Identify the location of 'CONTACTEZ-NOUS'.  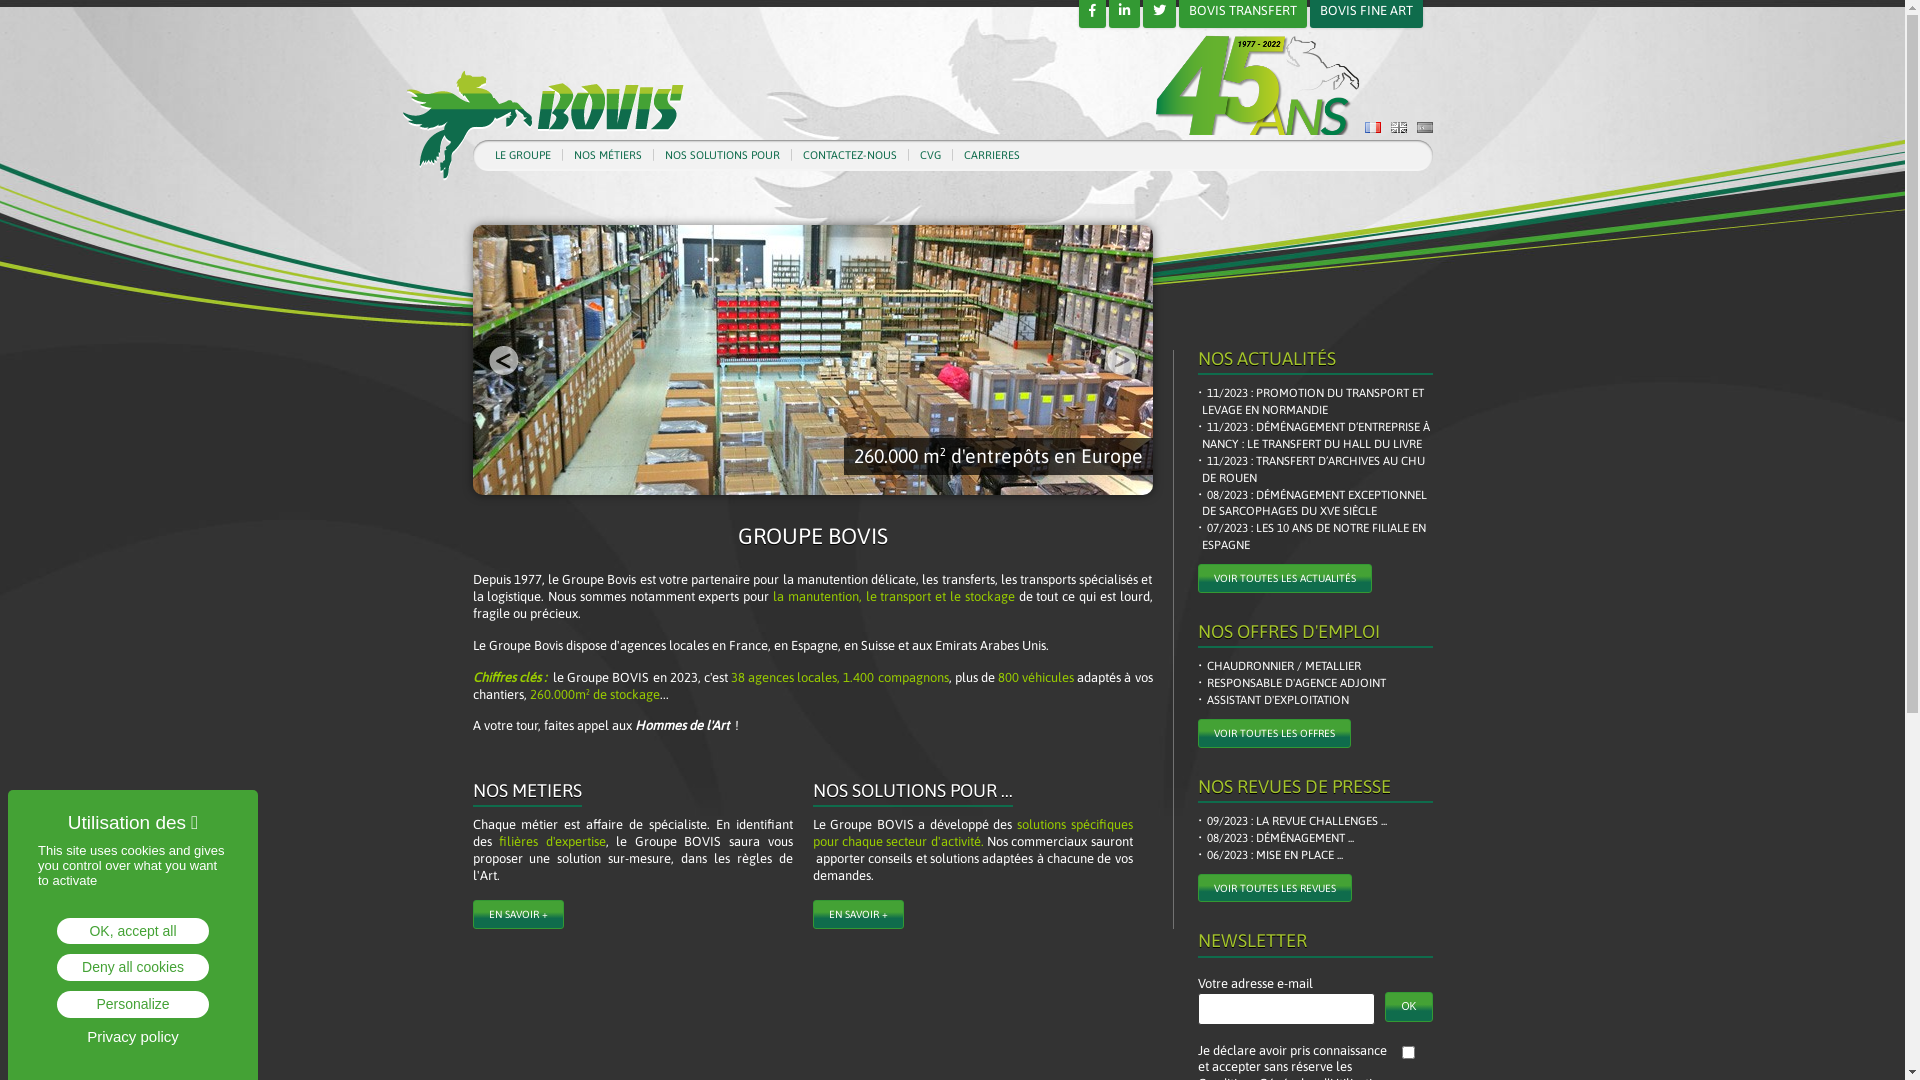
(849, 154).